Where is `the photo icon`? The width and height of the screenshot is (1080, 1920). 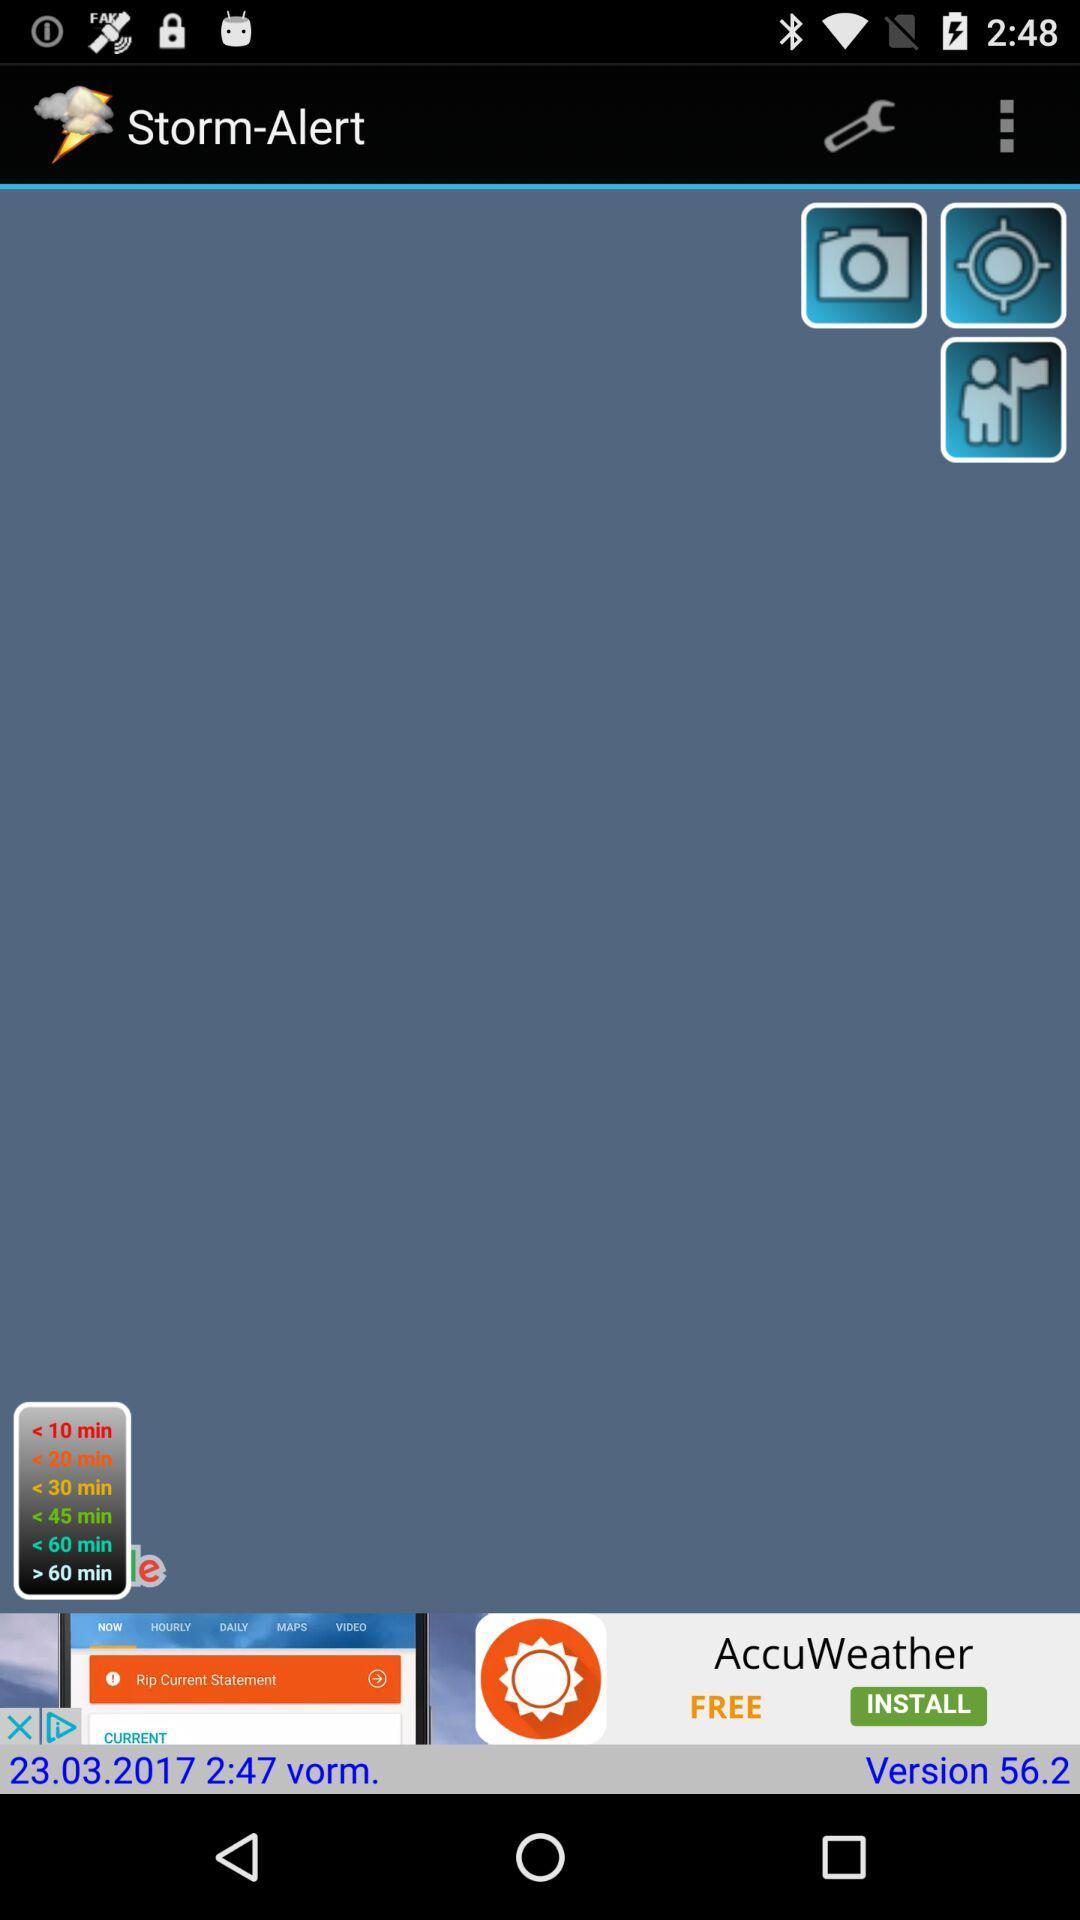 the photo icon is located at coordinates (863, 283).